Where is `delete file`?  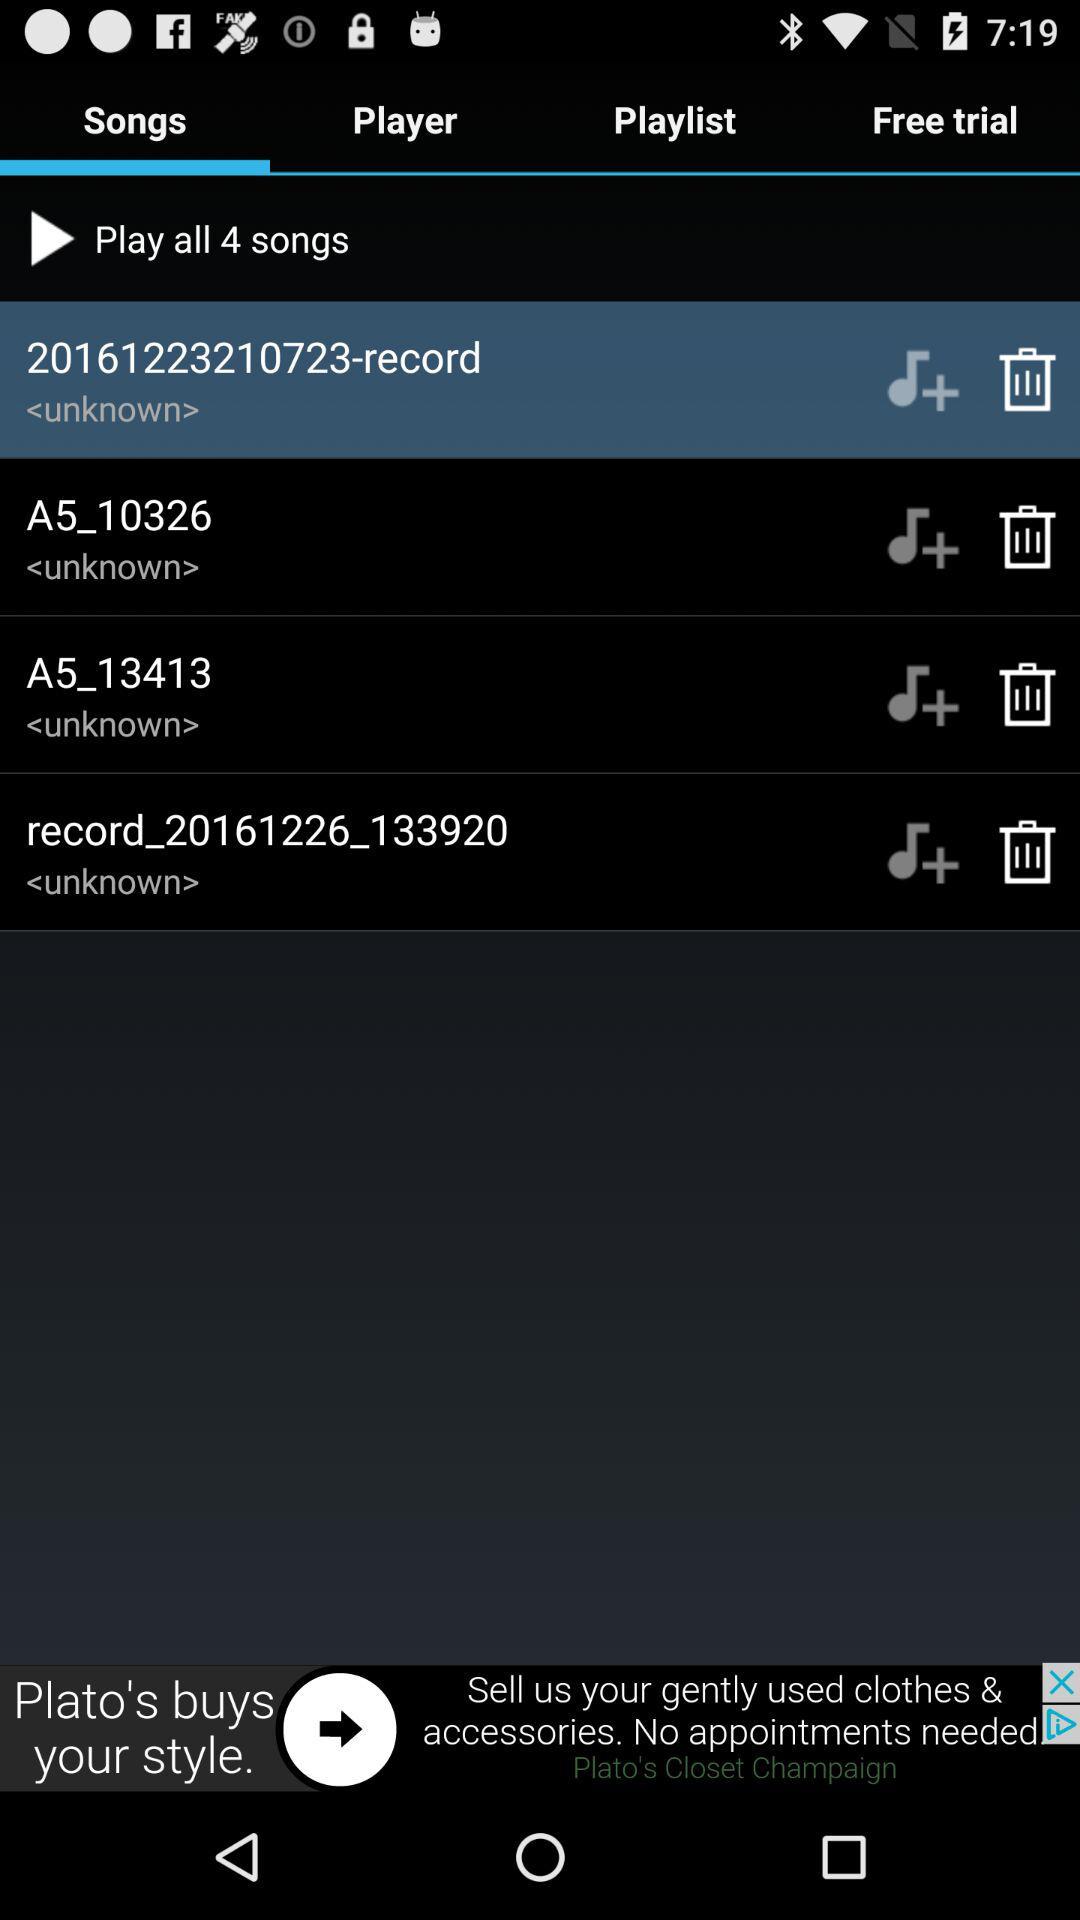 delete file is located at coordinates (1017, 379).